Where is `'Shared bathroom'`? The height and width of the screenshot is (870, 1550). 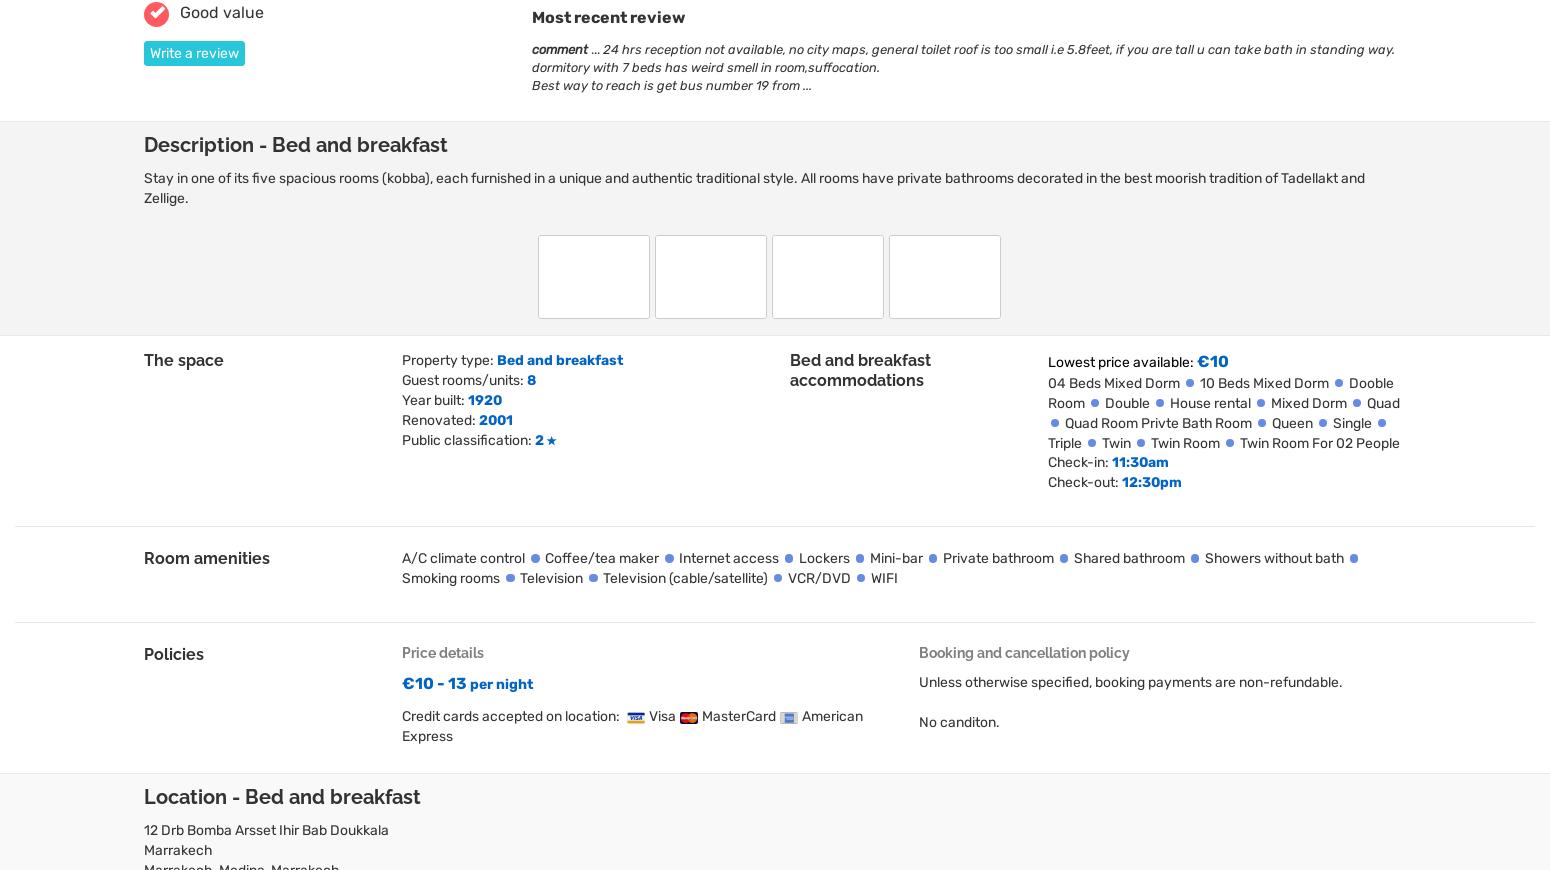
'Shared bathroom' is located at coordinates (1127, 557).